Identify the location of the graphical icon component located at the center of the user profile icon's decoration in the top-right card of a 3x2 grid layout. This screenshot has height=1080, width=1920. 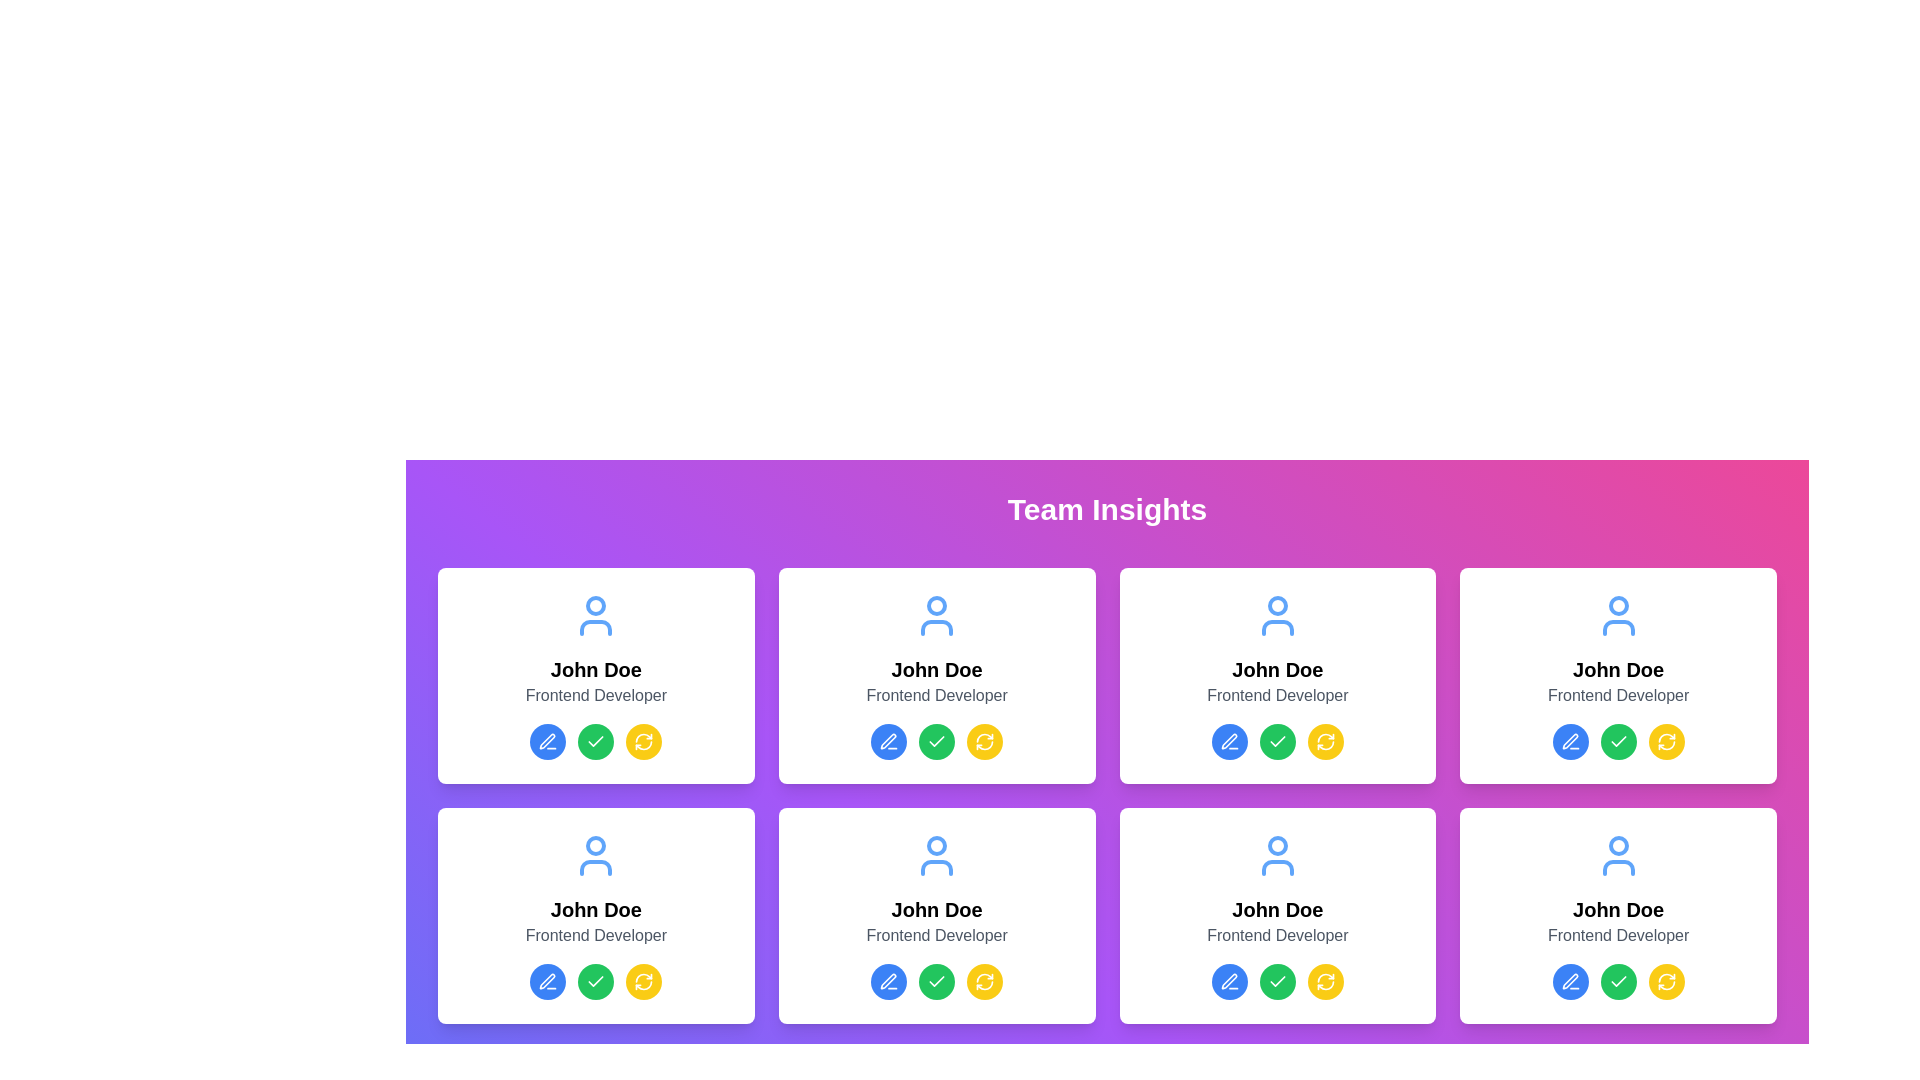
(1618, 604).